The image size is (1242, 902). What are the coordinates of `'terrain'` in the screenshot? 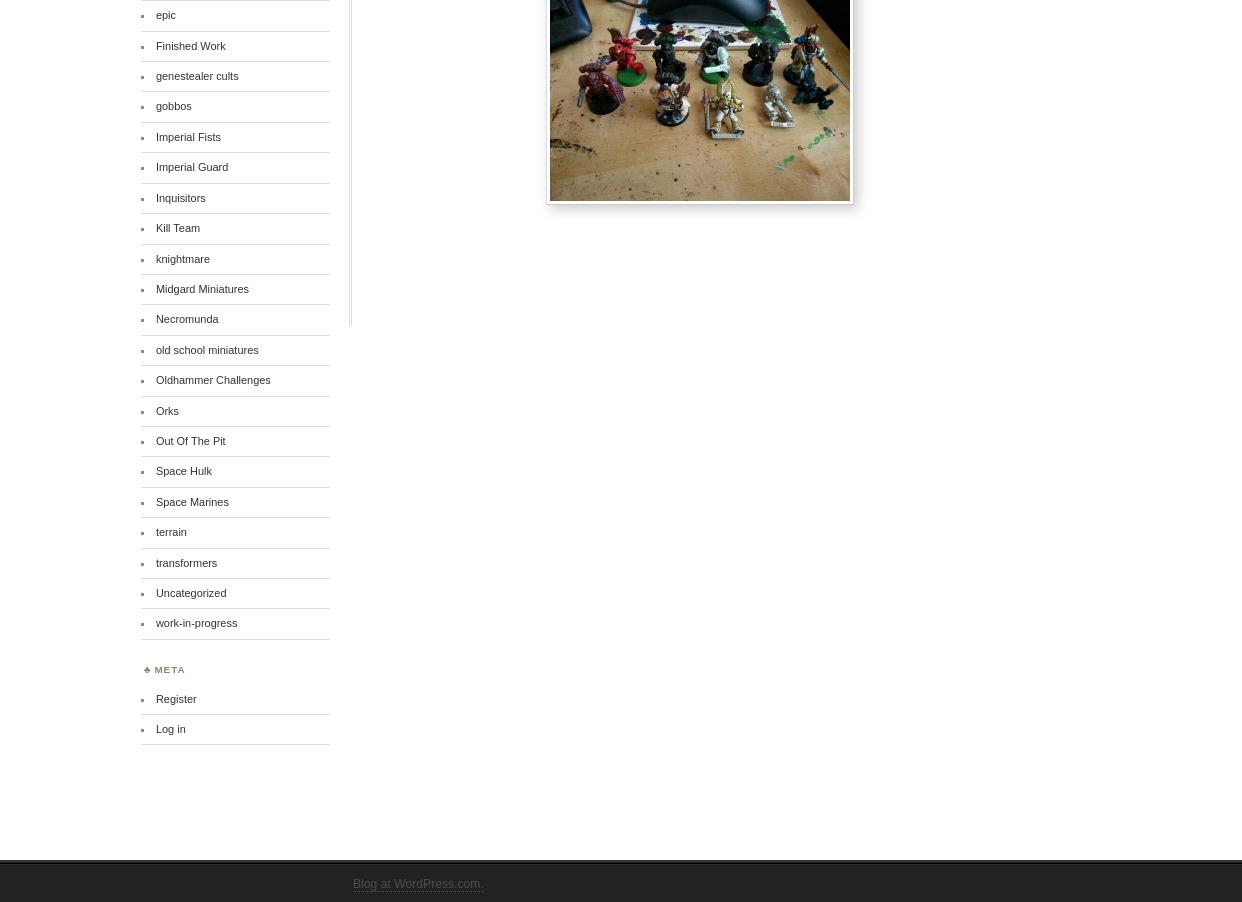 It's located at (169, 531).